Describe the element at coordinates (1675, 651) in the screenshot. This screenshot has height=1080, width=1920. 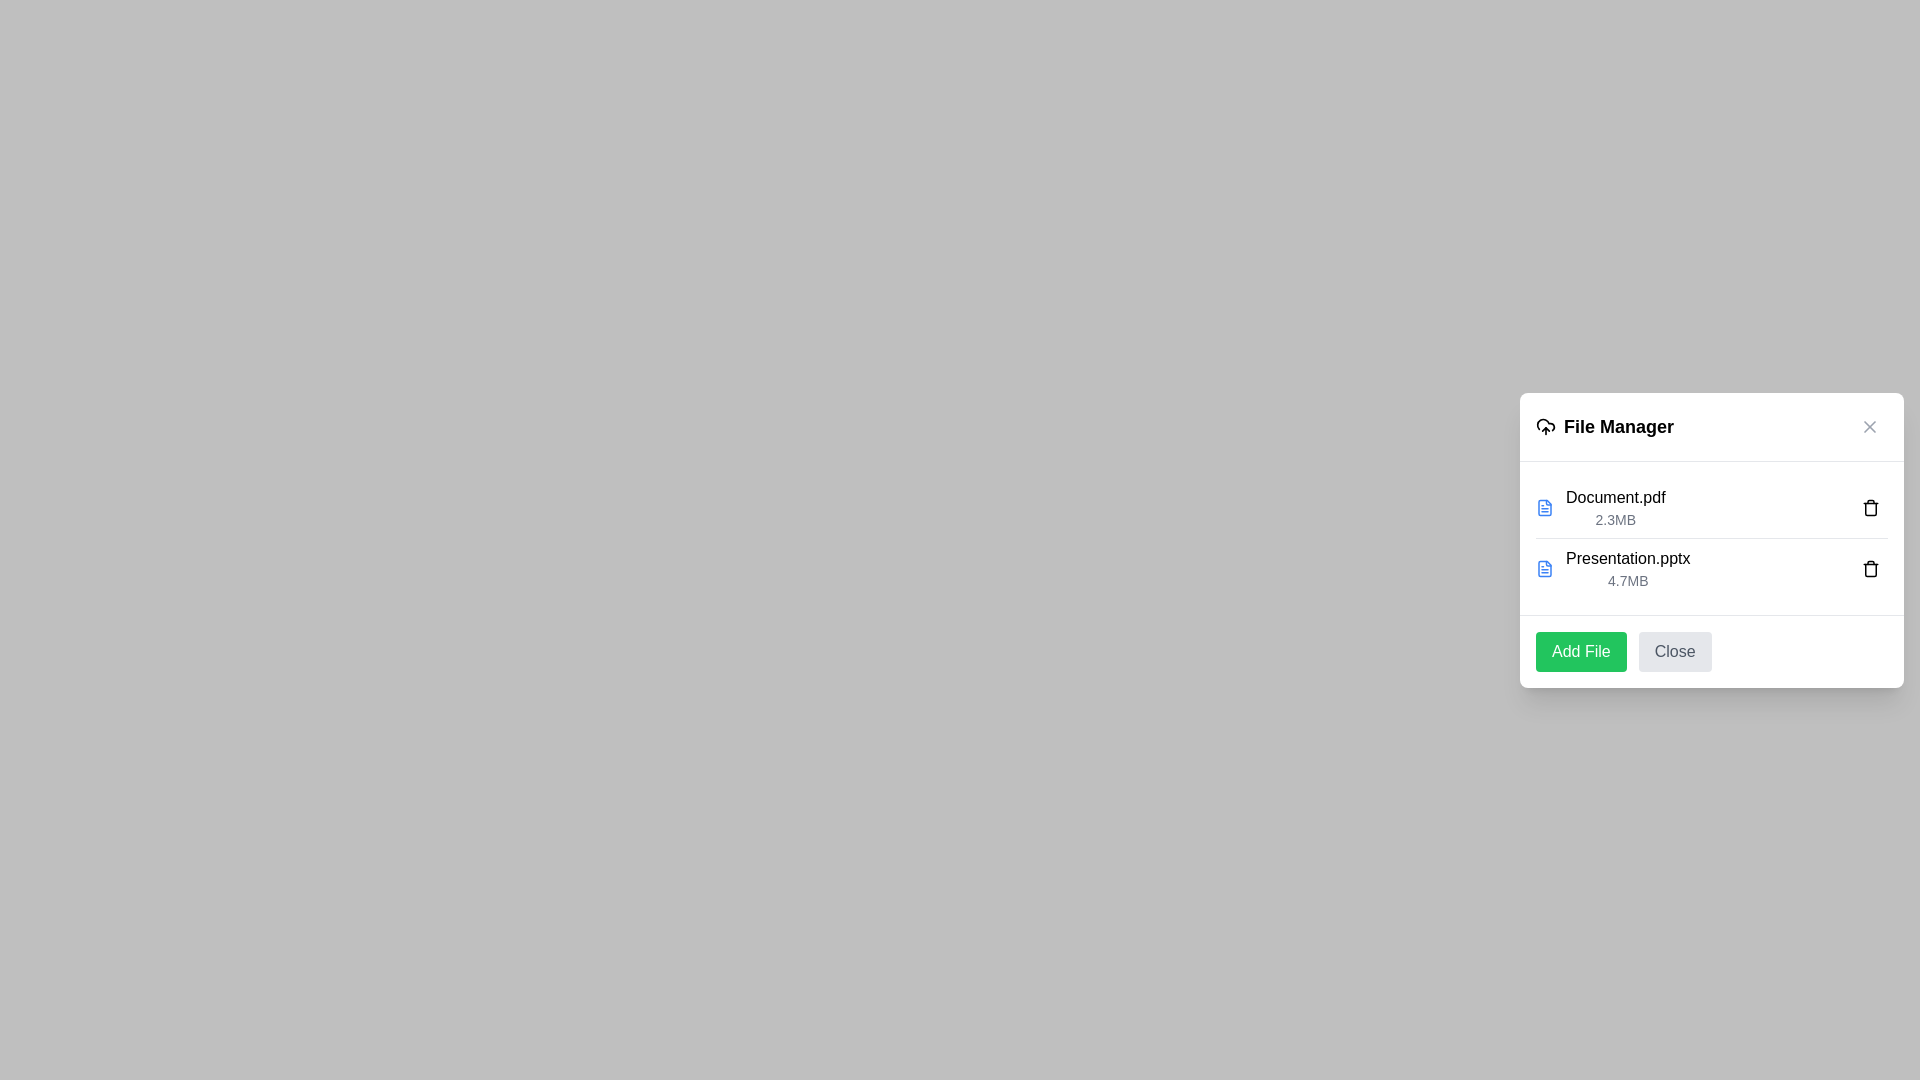
I see `the 'Close' button, which is a rectangular button with a light gray background and the text 'Close' centered in it, located on the right side of the 'Add File' button in the footer of the 'File Manager' modal` at that location.